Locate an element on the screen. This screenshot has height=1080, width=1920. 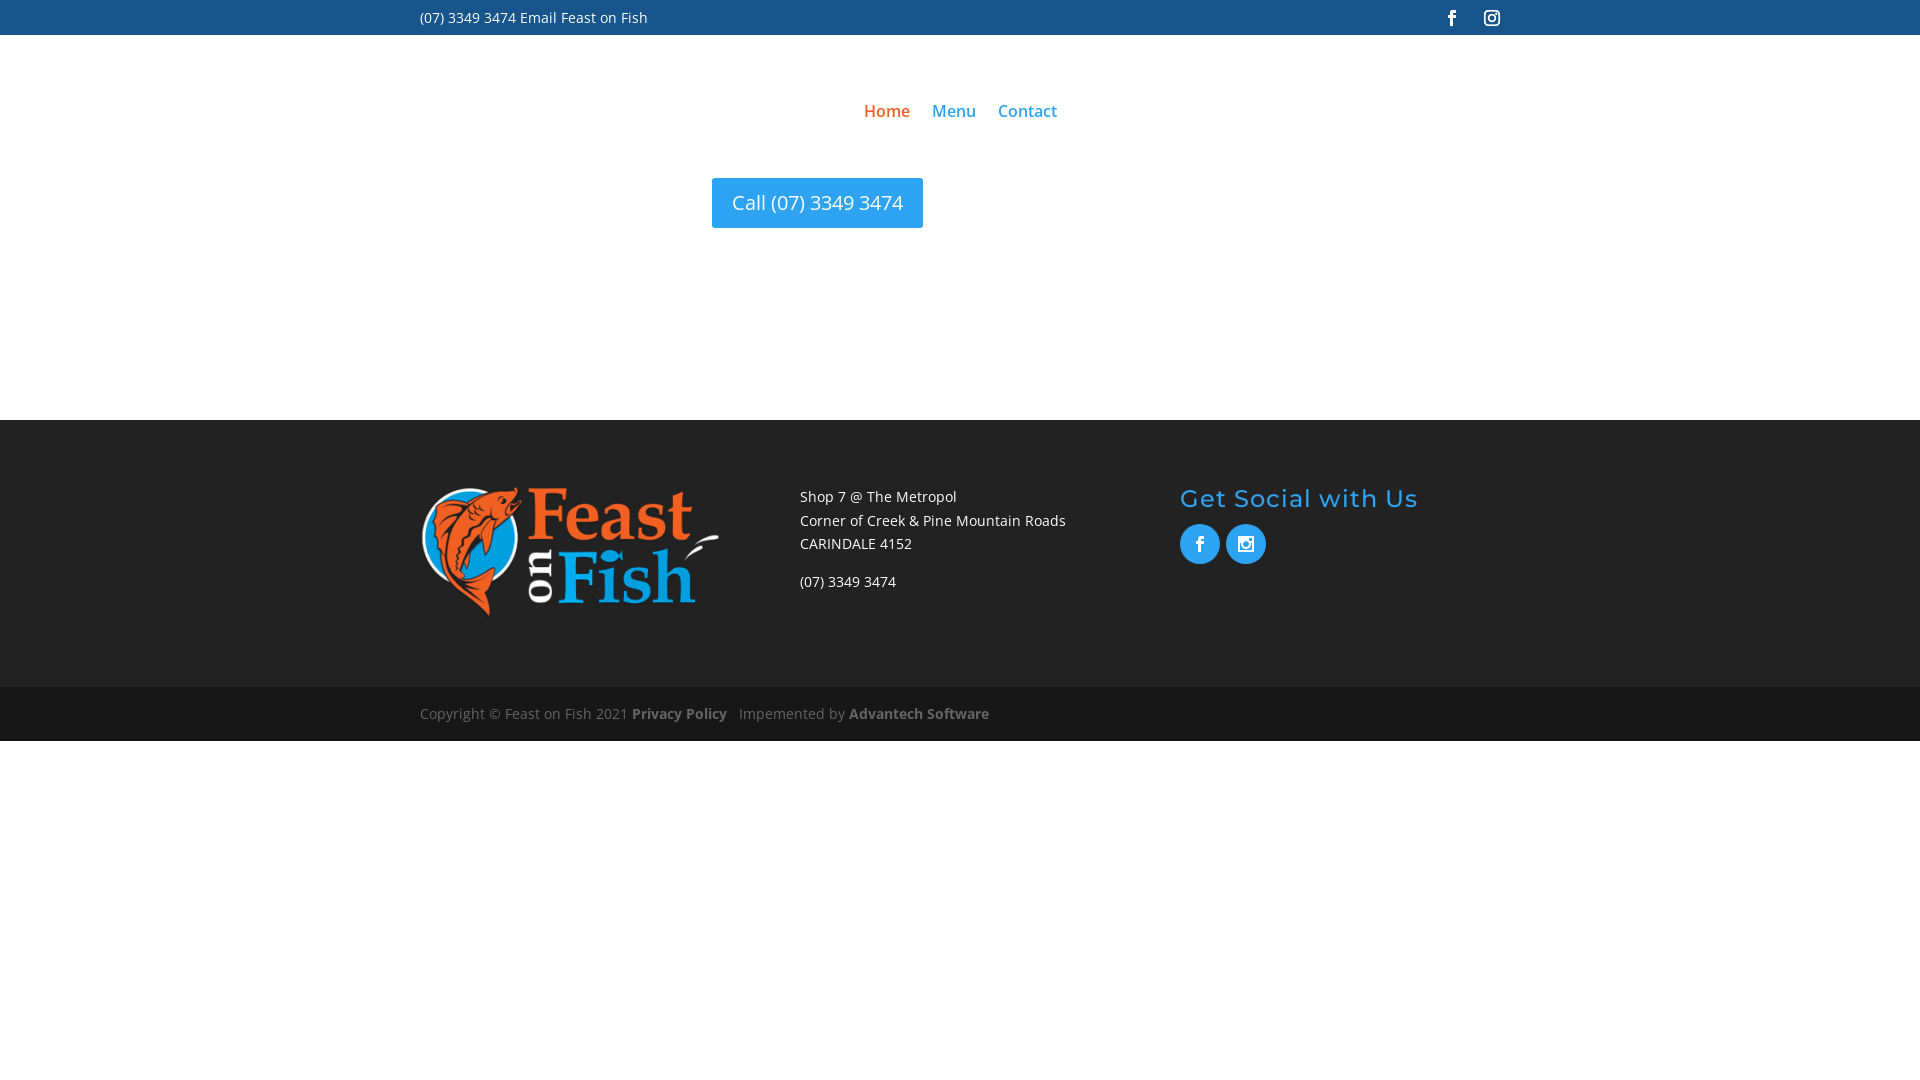
'(07) 3349 3474' is located at coordinates (848, 581).